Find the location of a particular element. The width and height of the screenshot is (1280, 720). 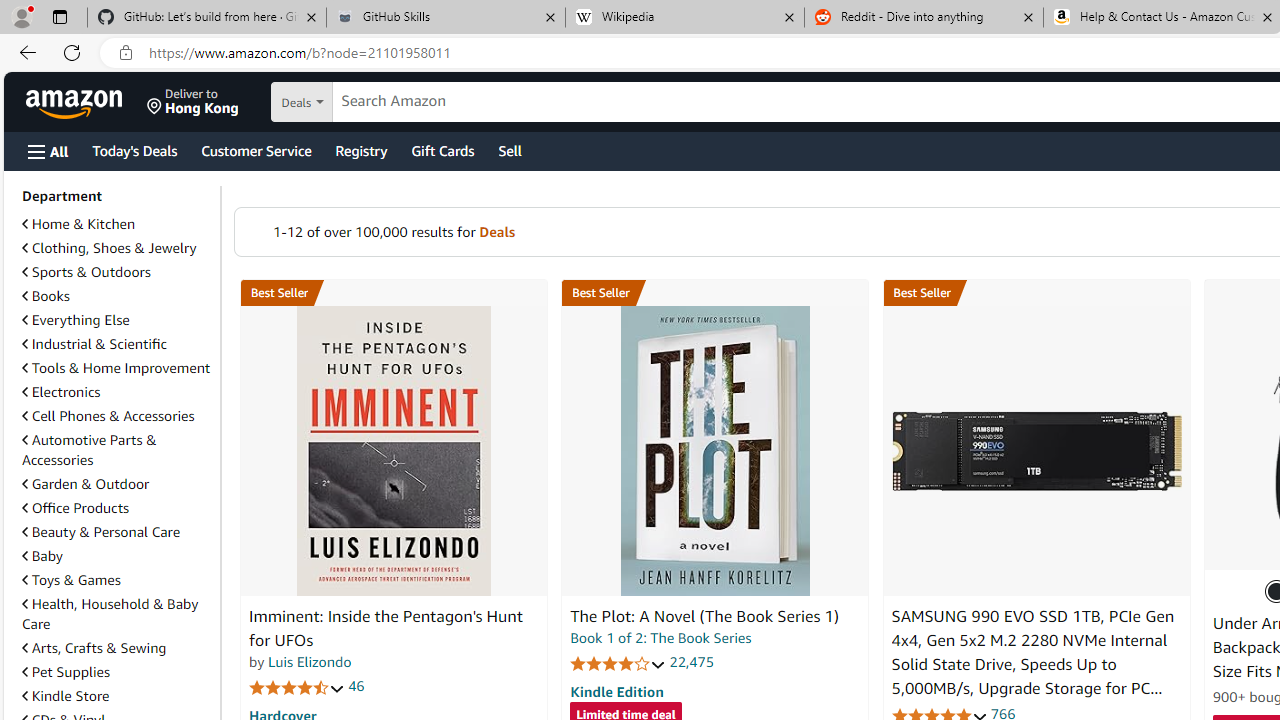

'Garden & Outdoor' is located at coordinates (84, 484).